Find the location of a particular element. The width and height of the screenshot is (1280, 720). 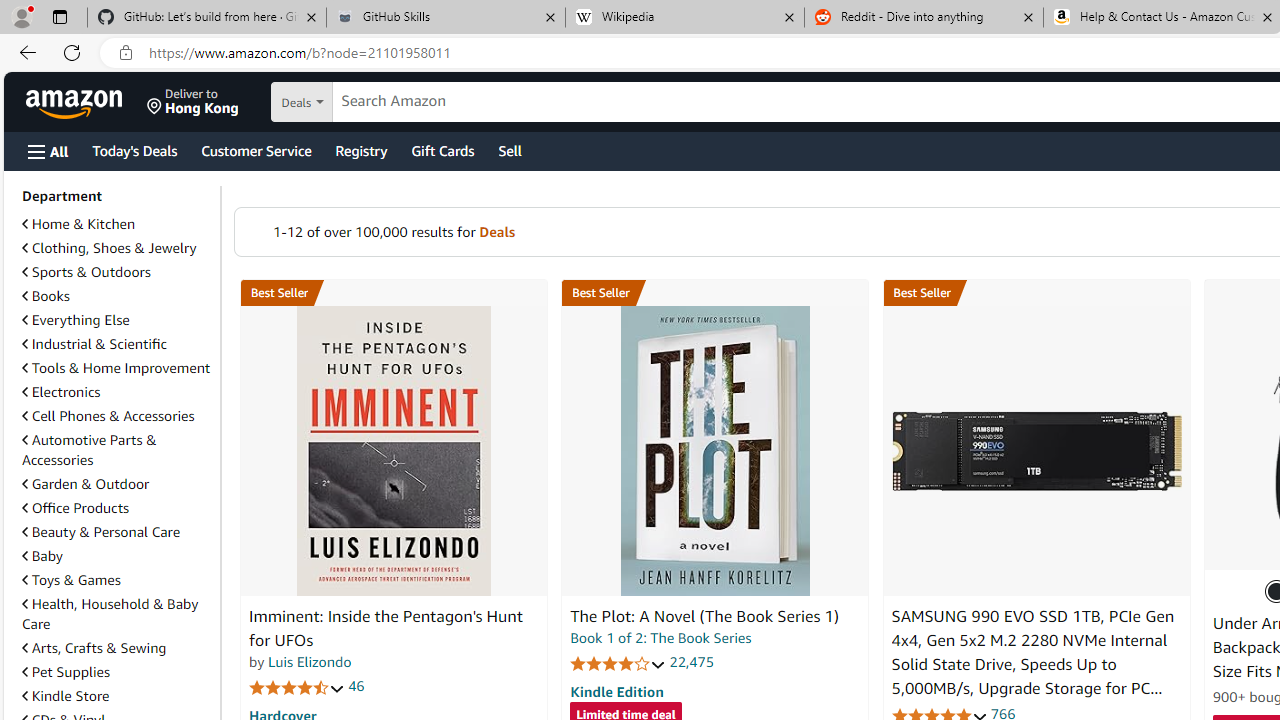

'Garden & Outdoor' is located at coordinates (84, 484).